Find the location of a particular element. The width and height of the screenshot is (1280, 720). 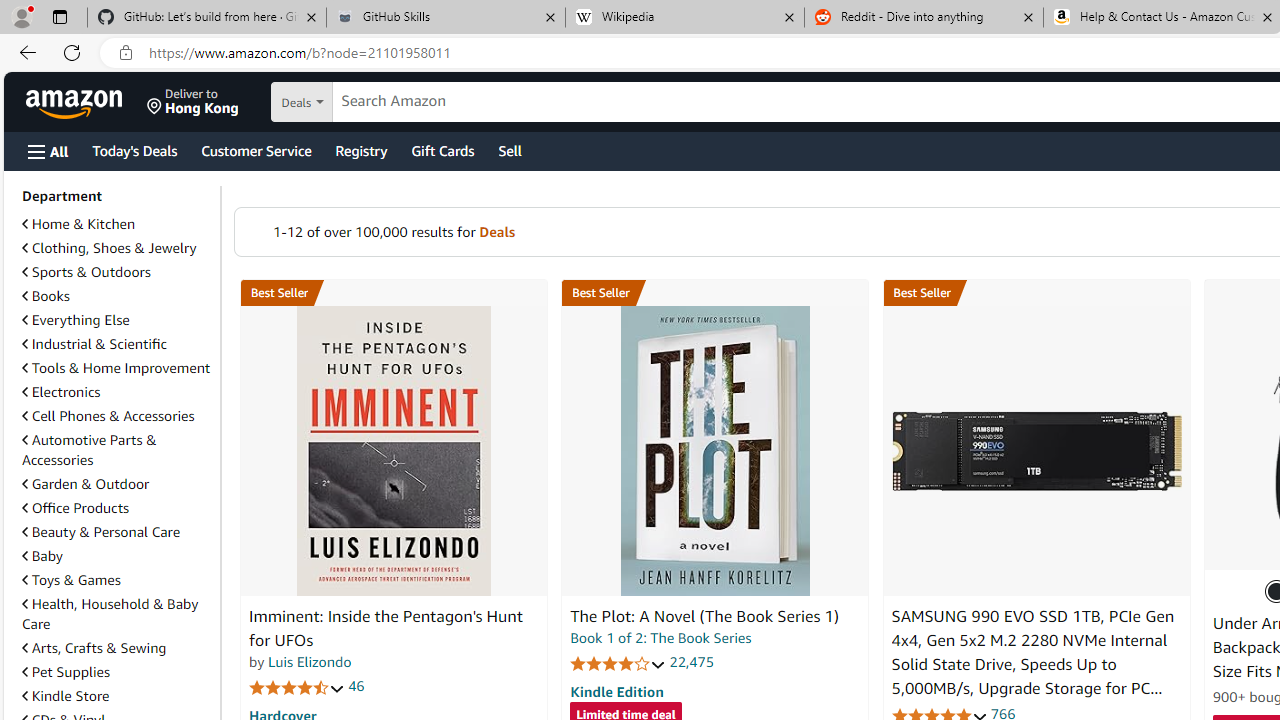

'Garden & Outdoor' is located at coordinates (84, 484).